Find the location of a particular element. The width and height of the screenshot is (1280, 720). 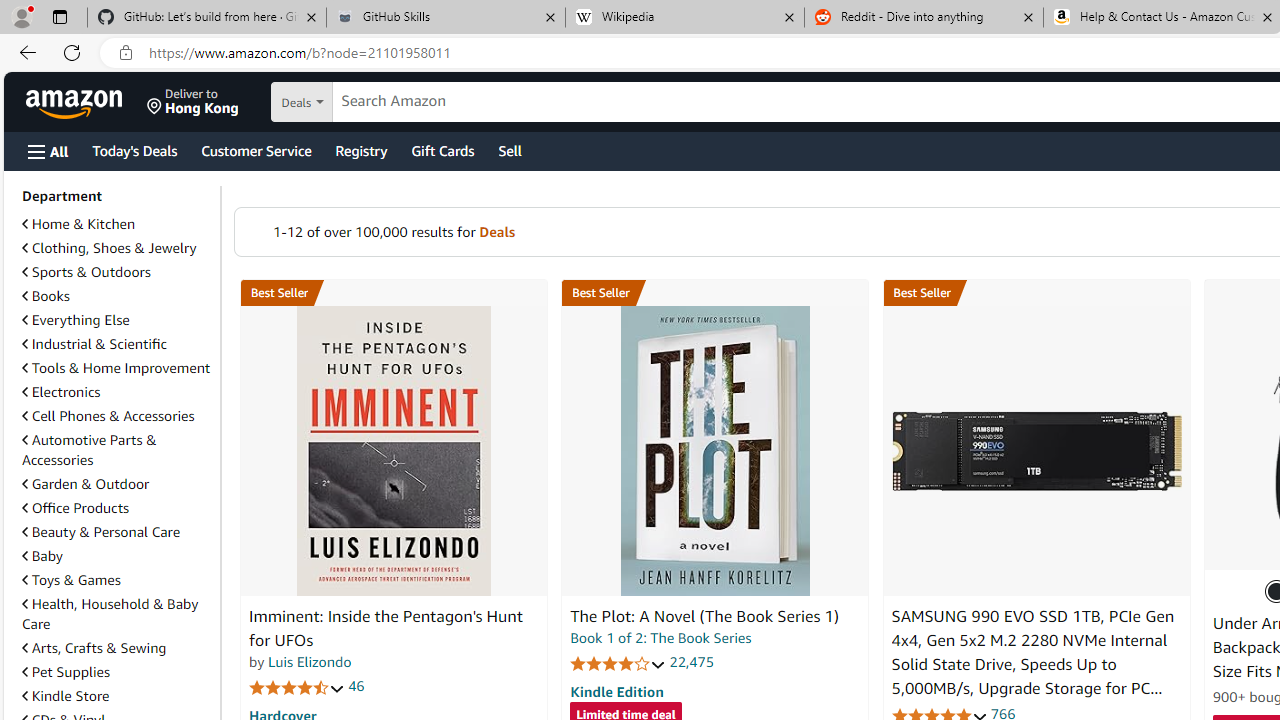

'Garden & Outdoor' is located at coordinates (84, 484).